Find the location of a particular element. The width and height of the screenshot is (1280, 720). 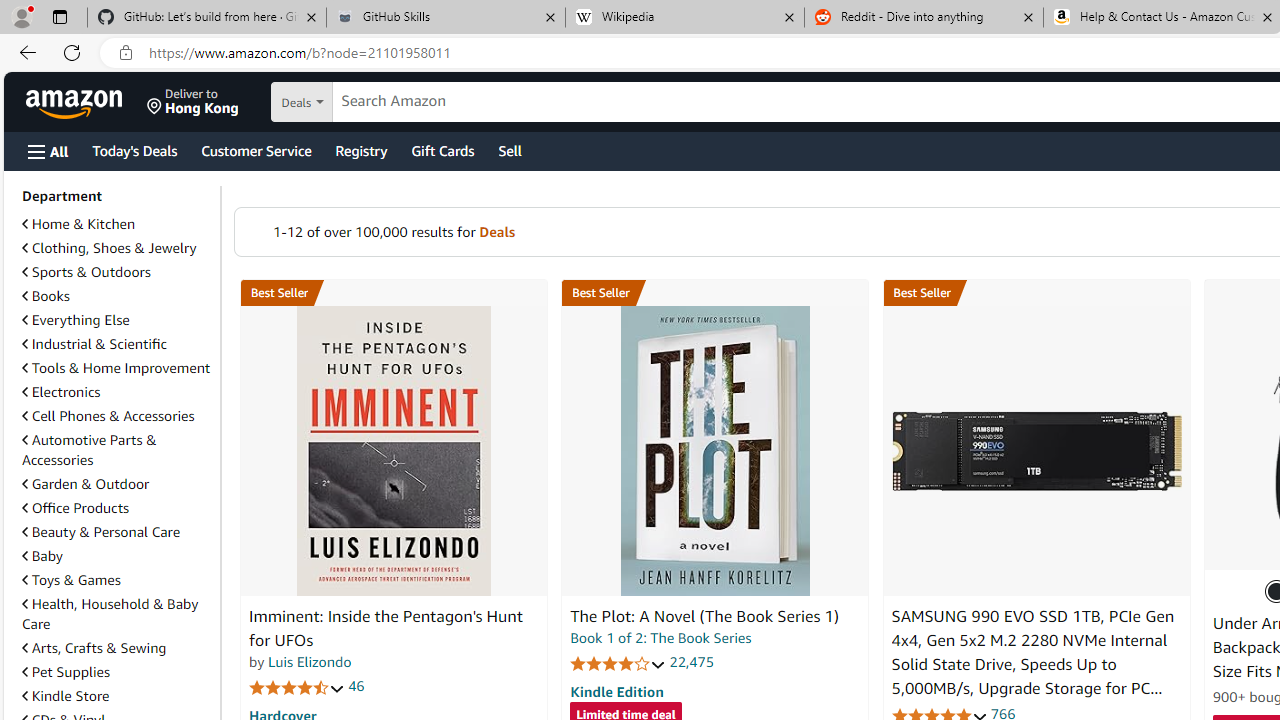

'Garden & Outdoor' is located at coordinates (84, 484).